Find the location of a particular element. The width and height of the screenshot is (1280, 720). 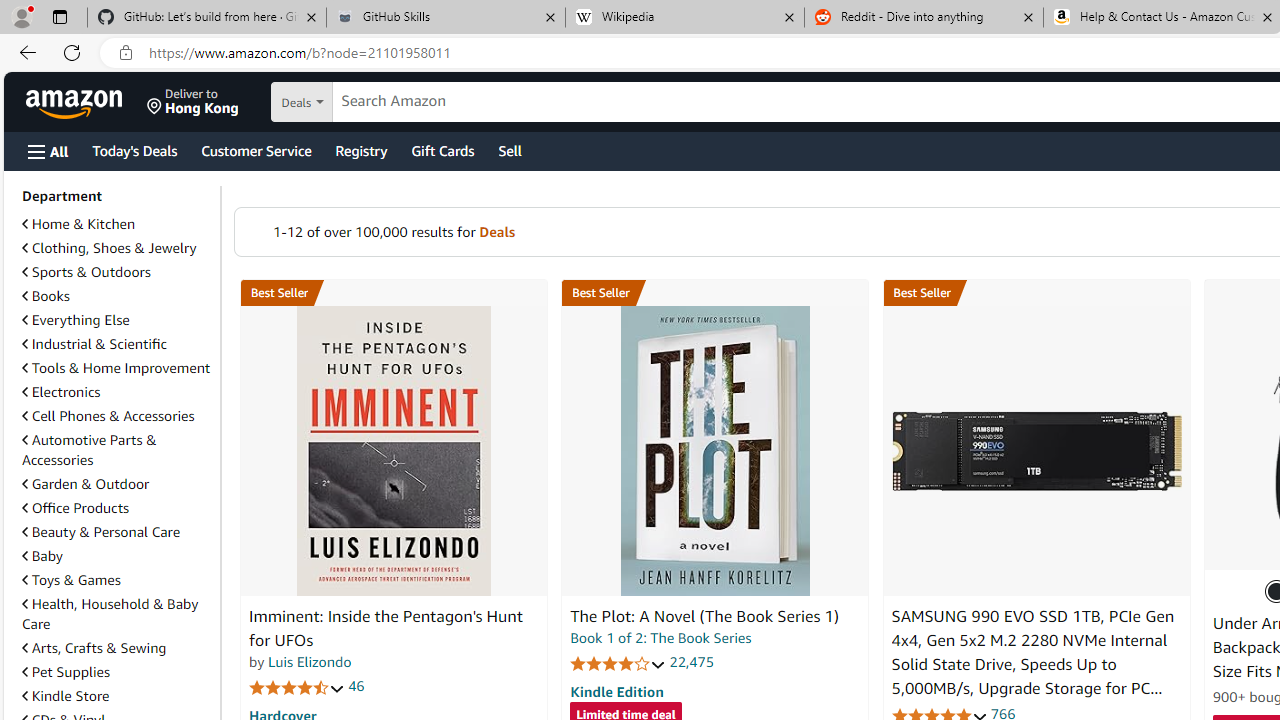

'Garden & Outdoor' is located at coordinates (84, 484).